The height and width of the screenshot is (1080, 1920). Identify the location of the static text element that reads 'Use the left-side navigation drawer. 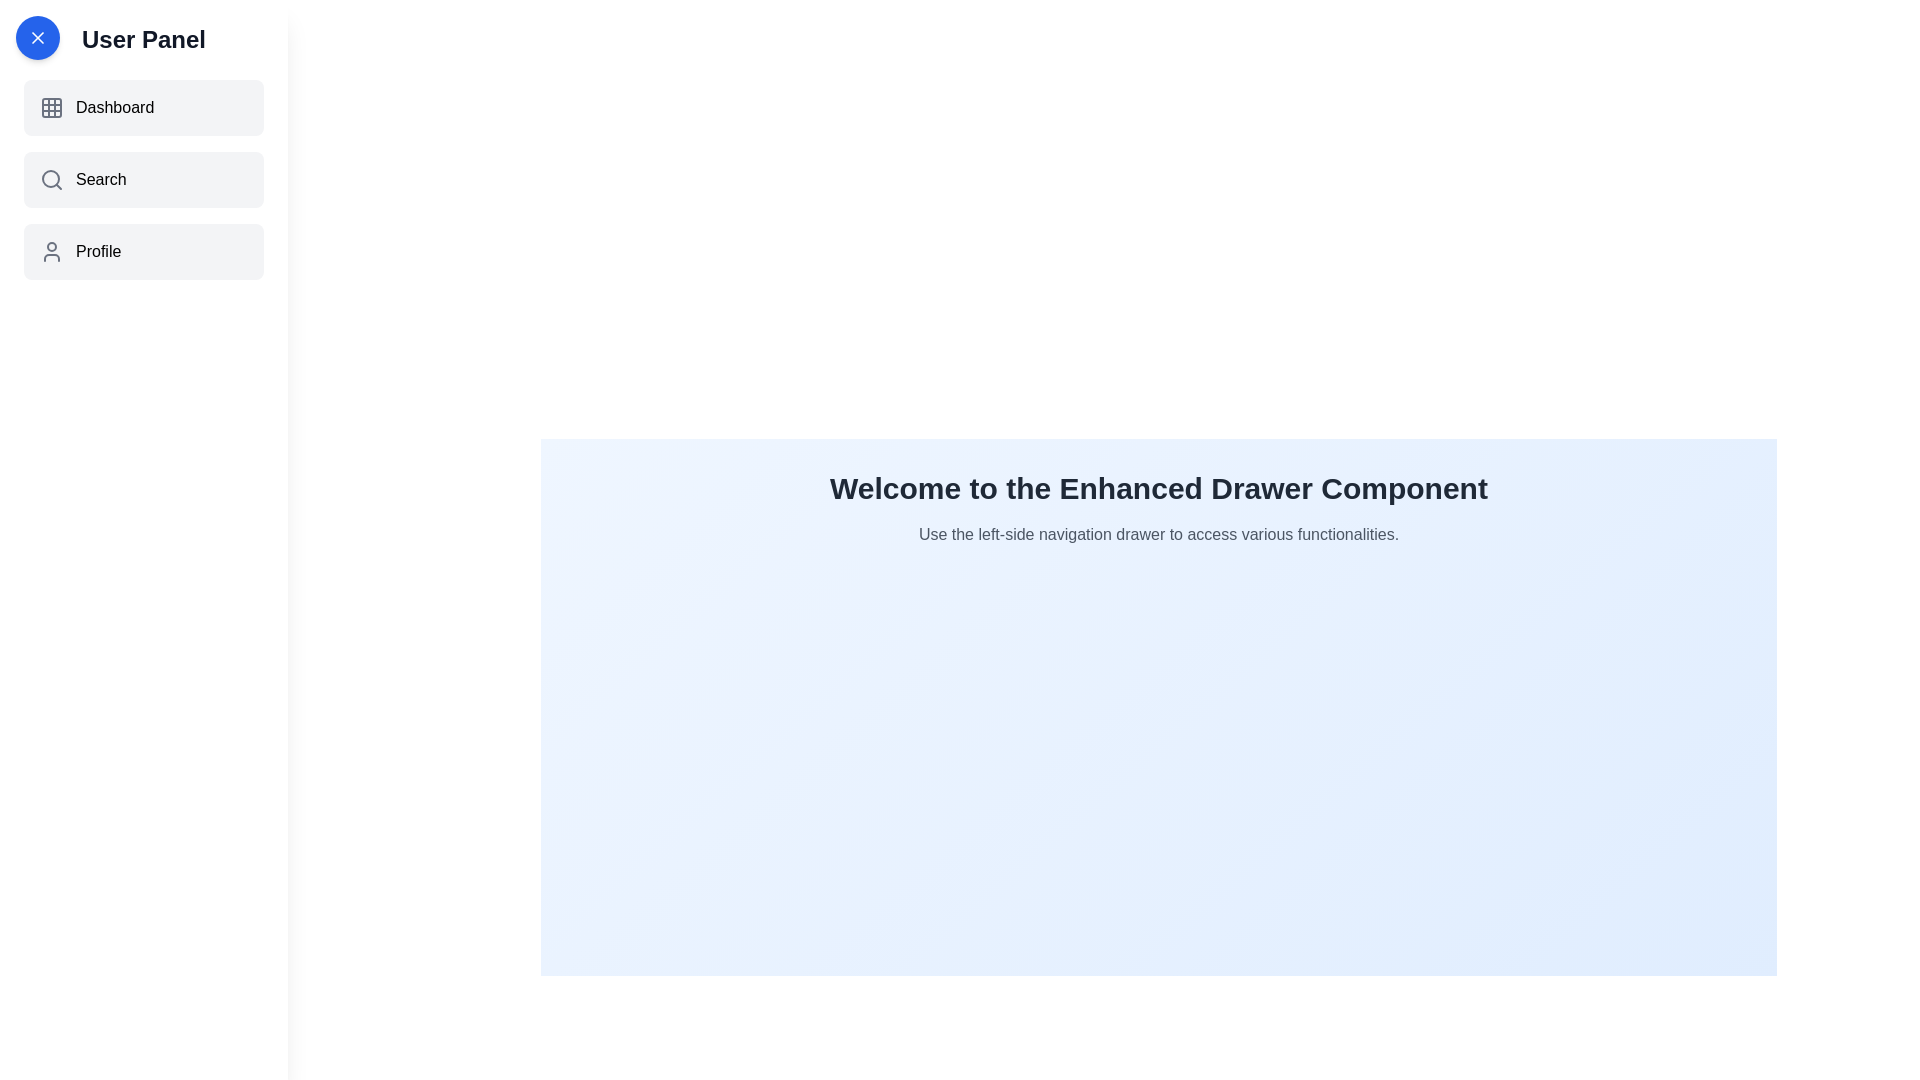
(1158, 534).